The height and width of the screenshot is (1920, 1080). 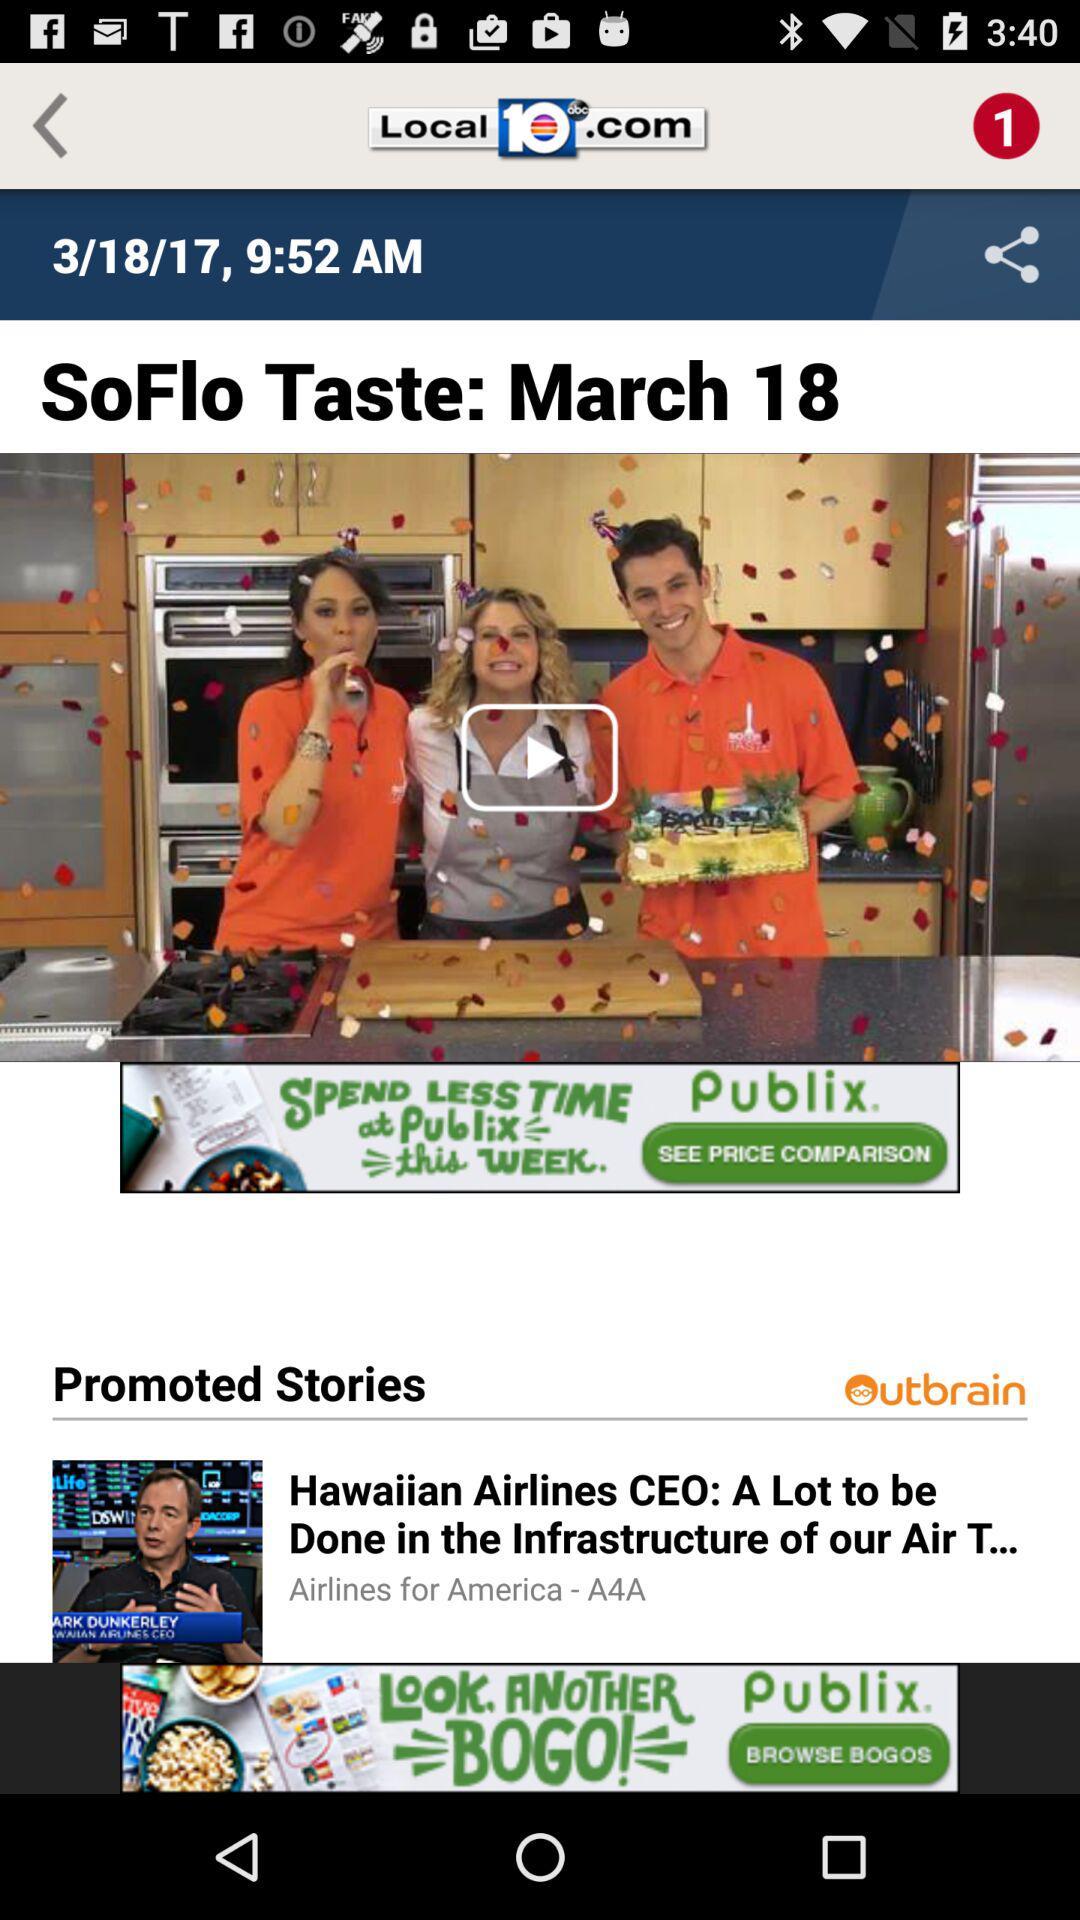 What do you see at coordinates (540, 1127) in the screenshot?
I see `screen page` at bounding box center [540, 1127].